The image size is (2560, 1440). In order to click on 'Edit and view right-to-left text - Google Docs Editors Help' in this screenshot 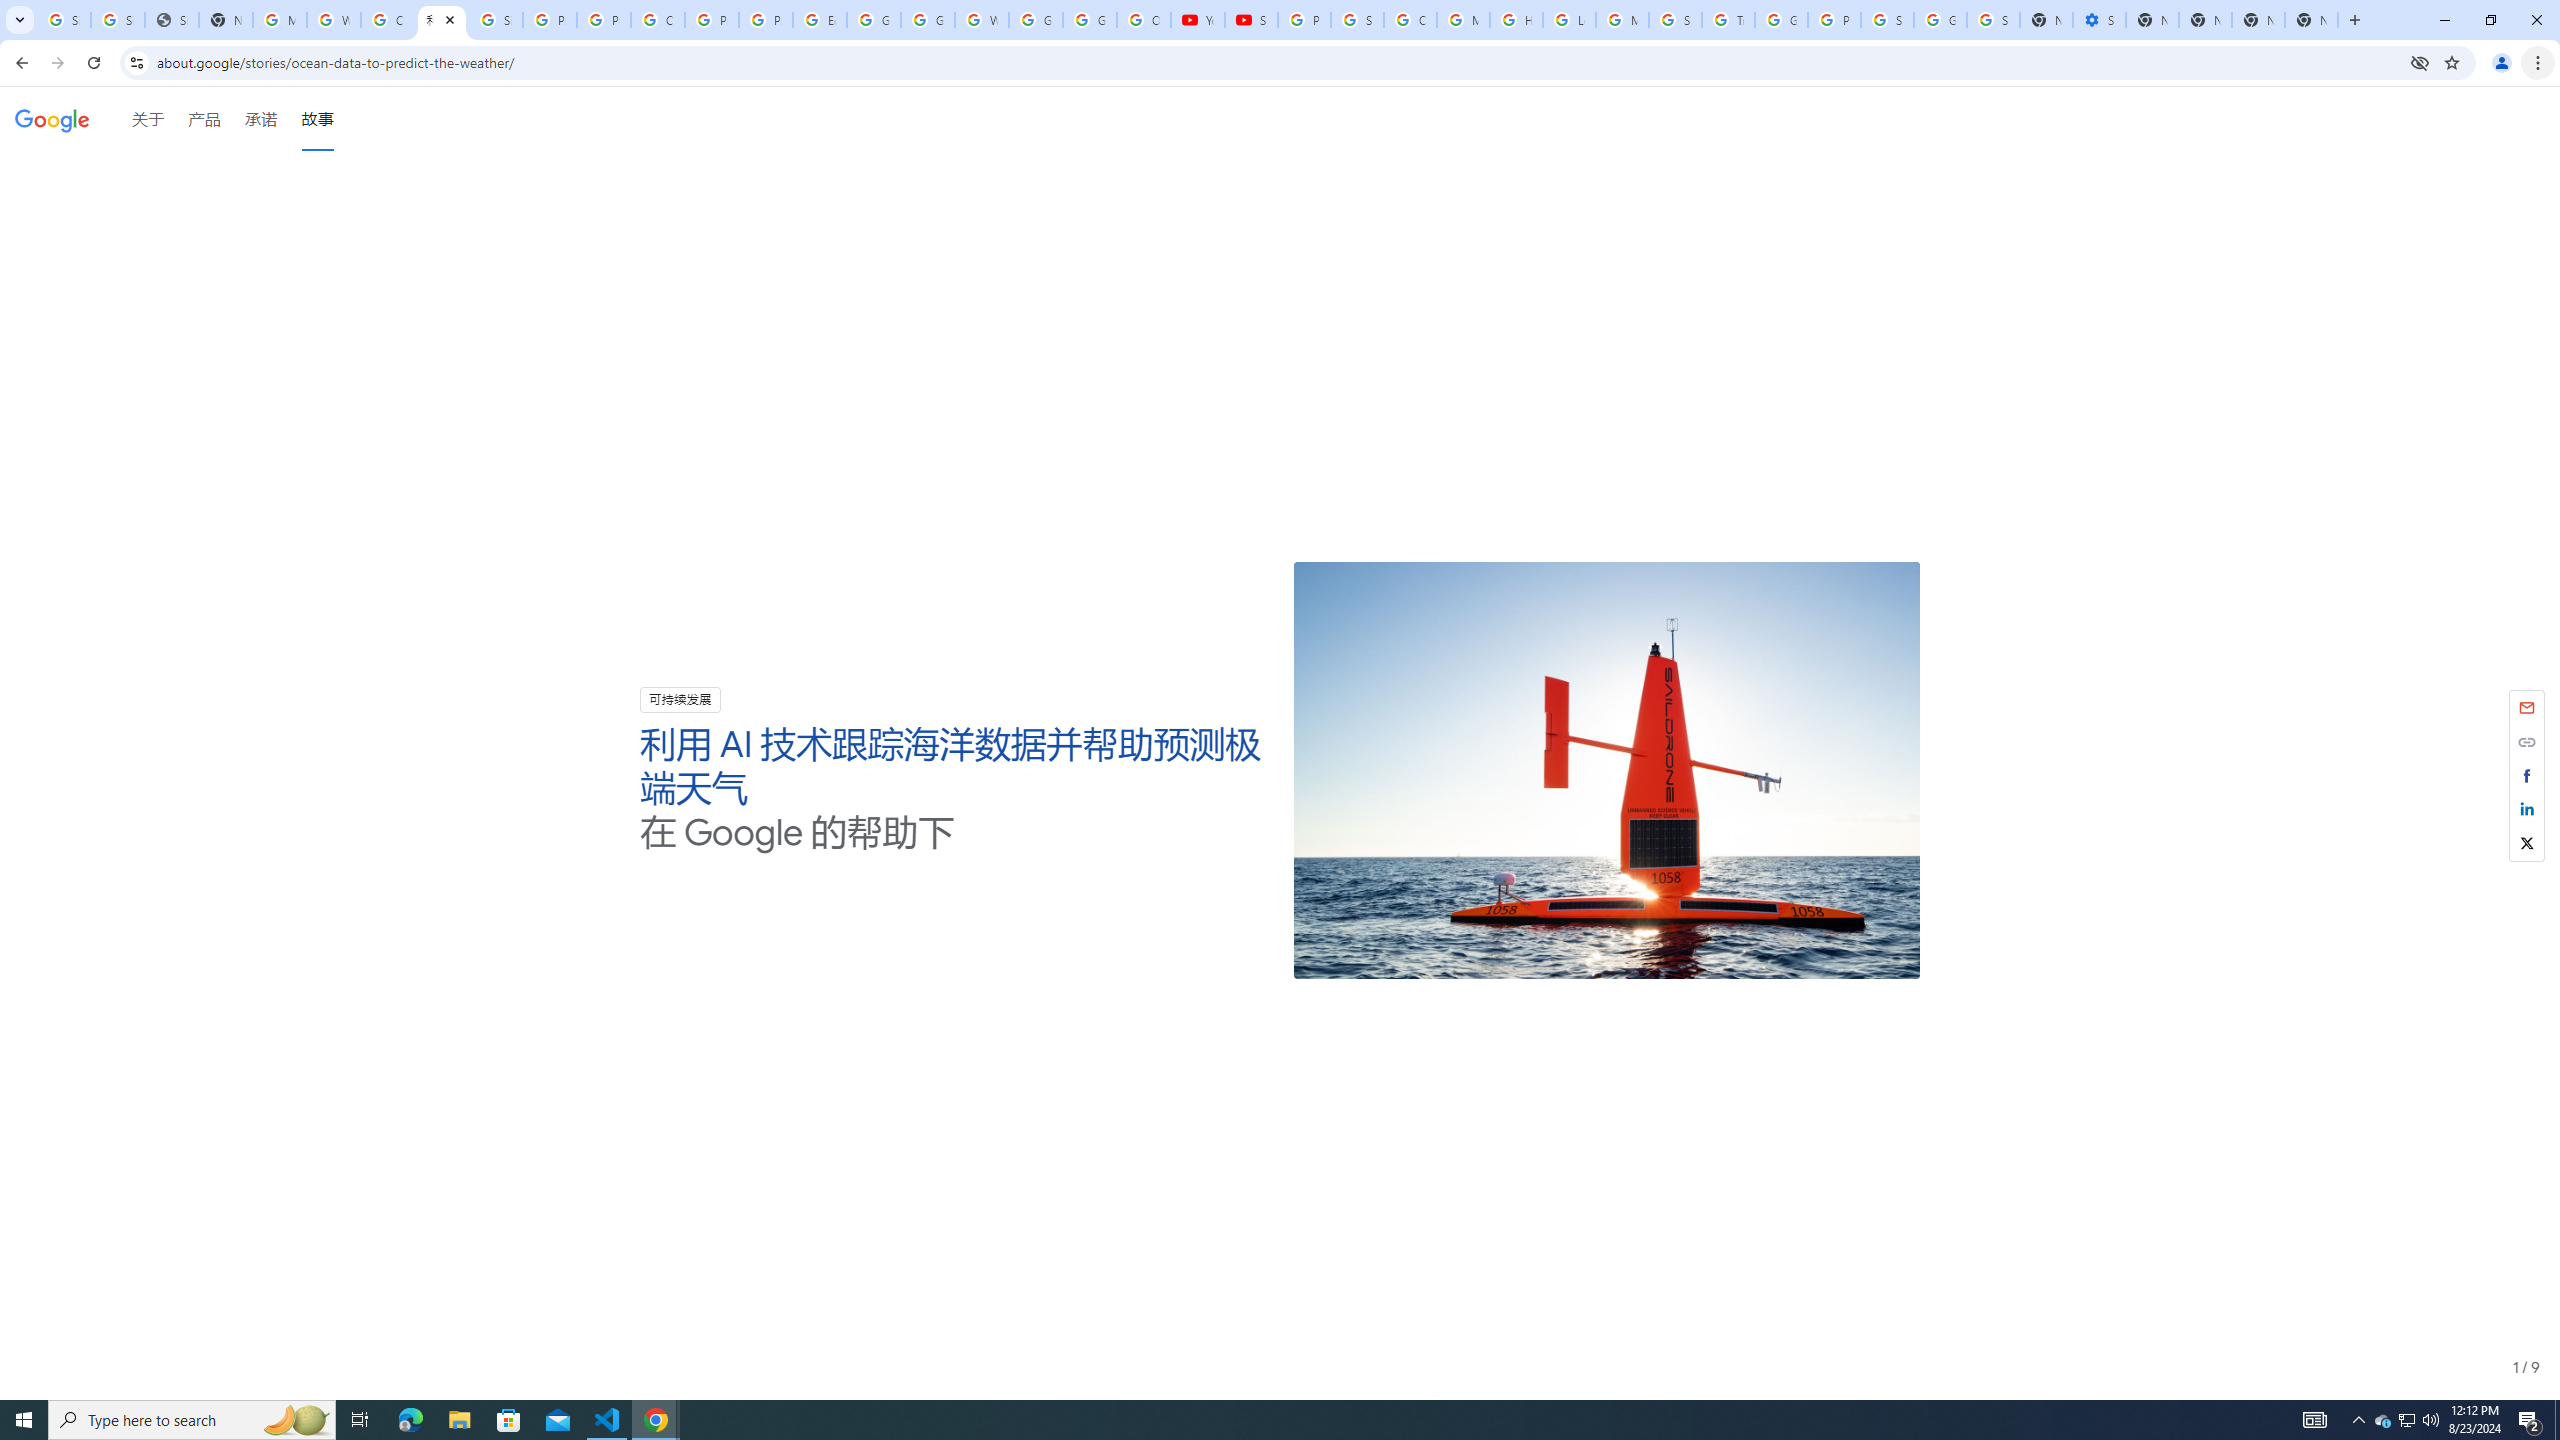, I will do `click(819, 19)`.